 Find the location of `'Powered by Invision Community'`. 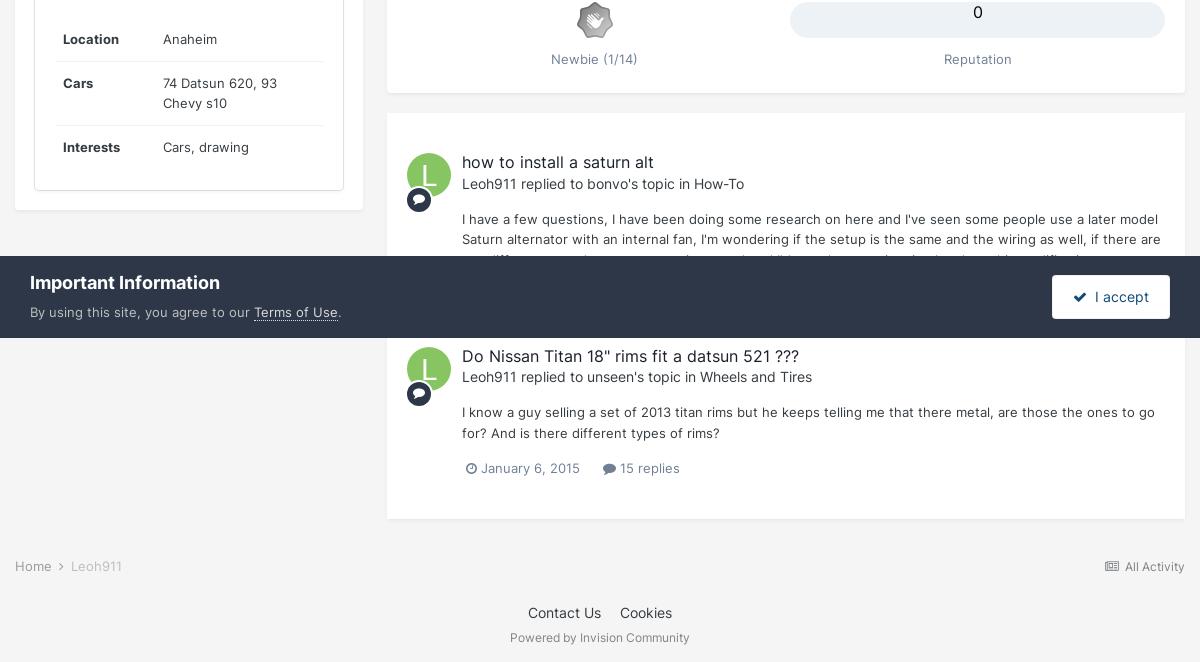

'Powered by Invision Community' is located at coordinates (600, 635).